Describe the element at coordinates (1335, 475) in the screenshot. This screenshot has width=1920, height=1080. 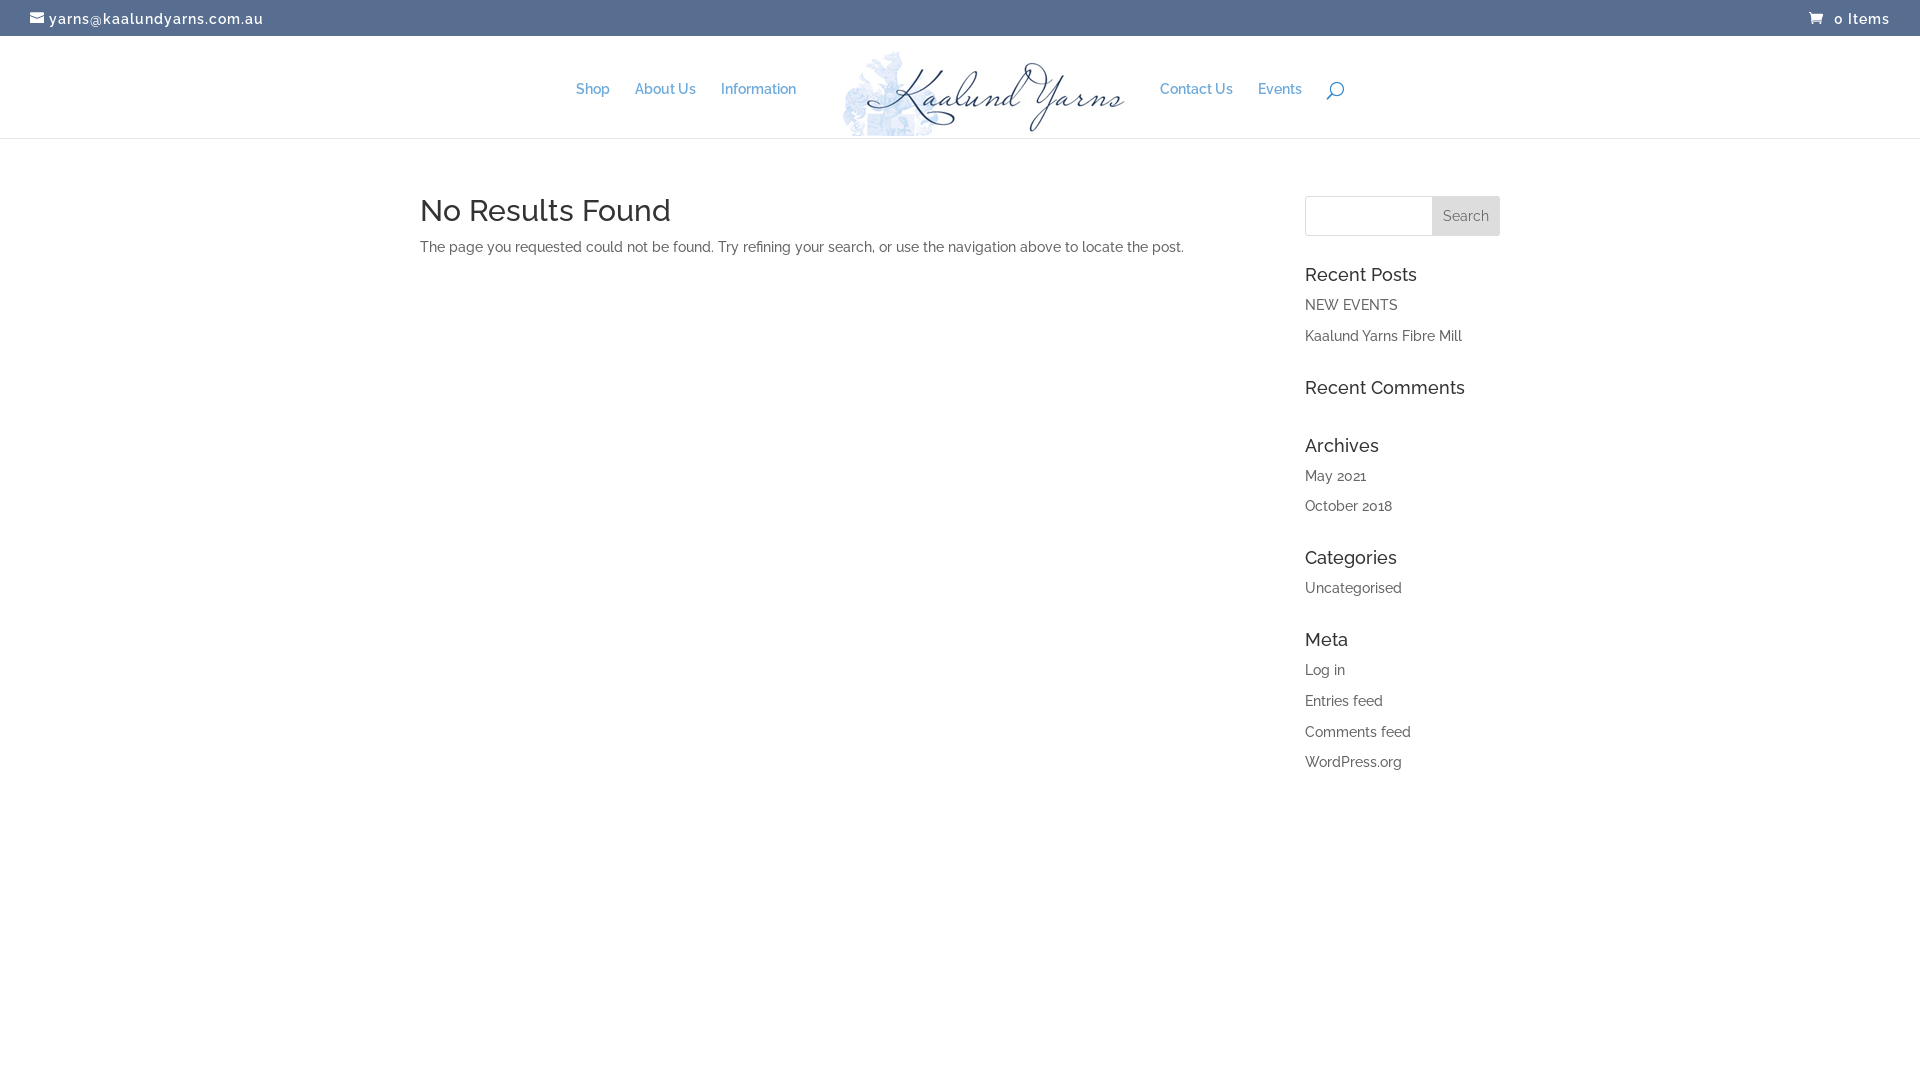
I see `'May 2021'` at that location.